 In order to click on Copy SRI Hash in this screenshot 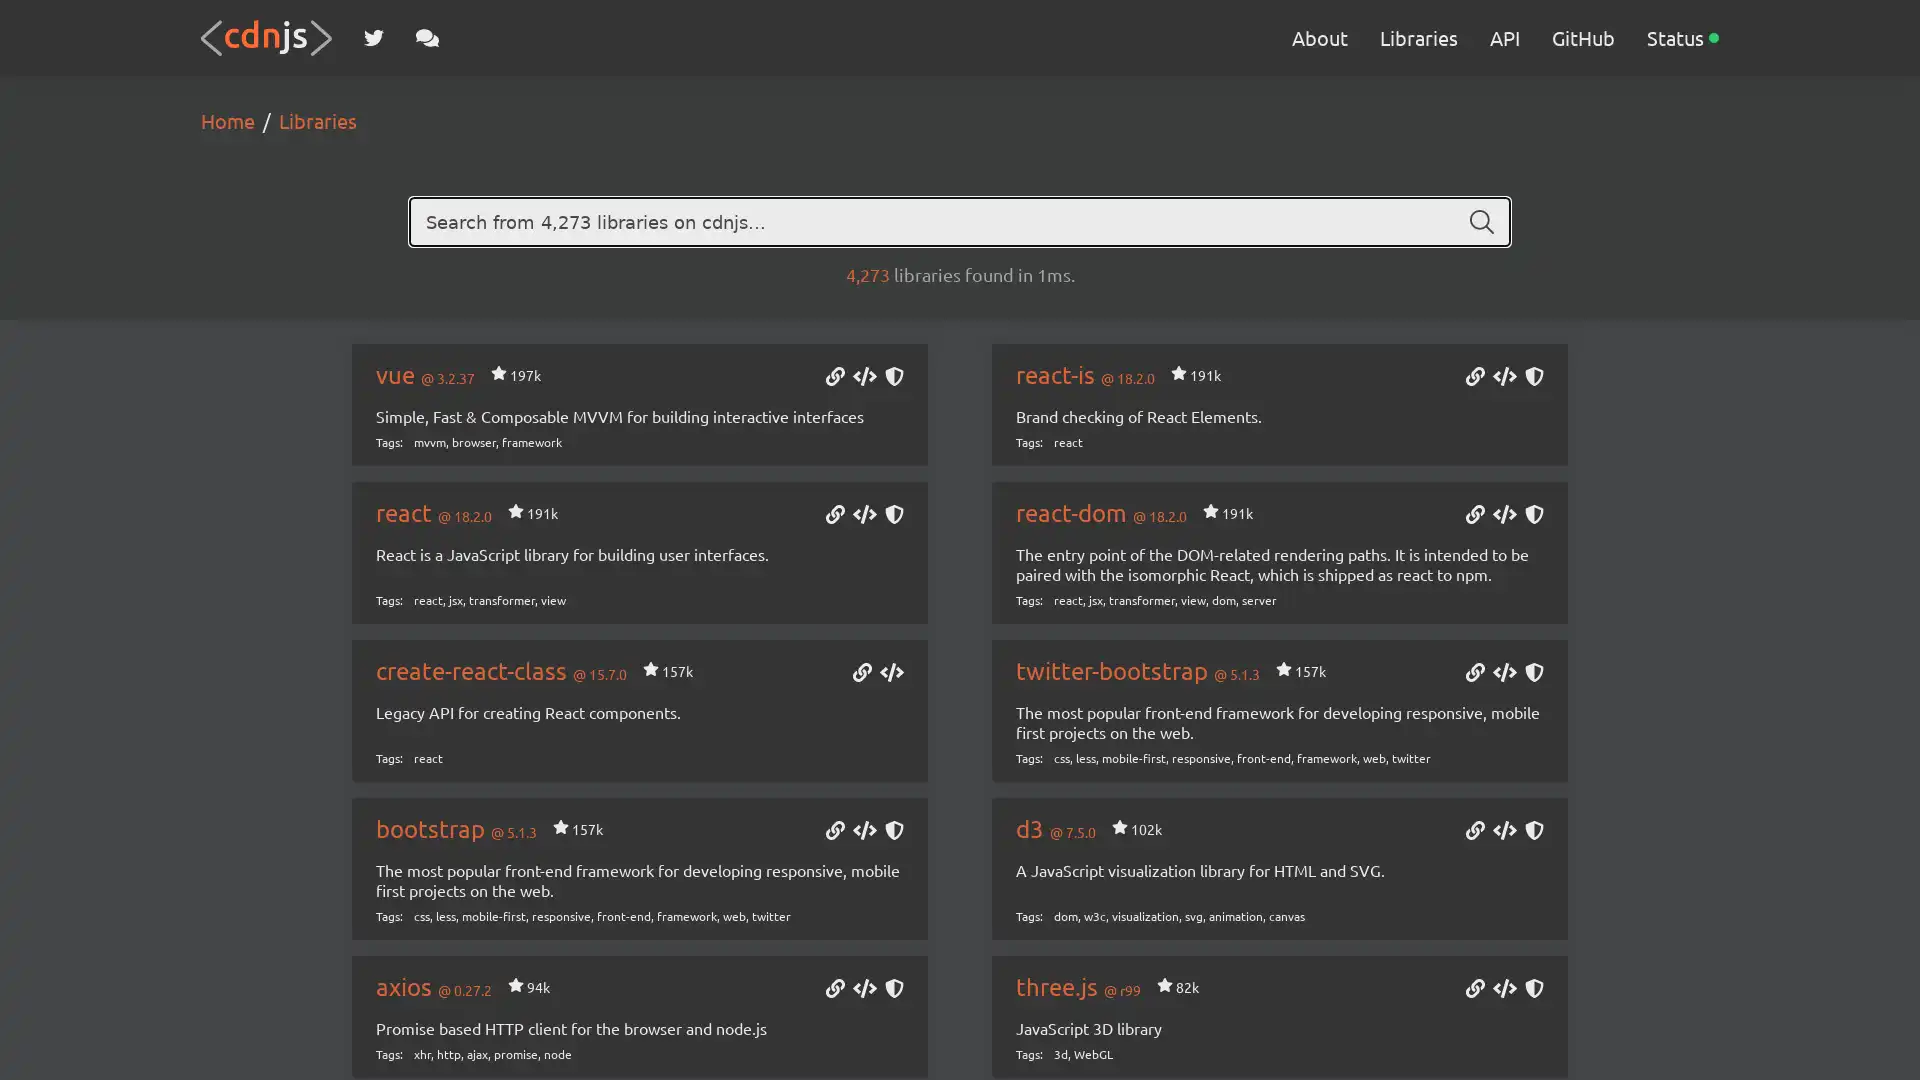, I will do `click(1533, 674)`.